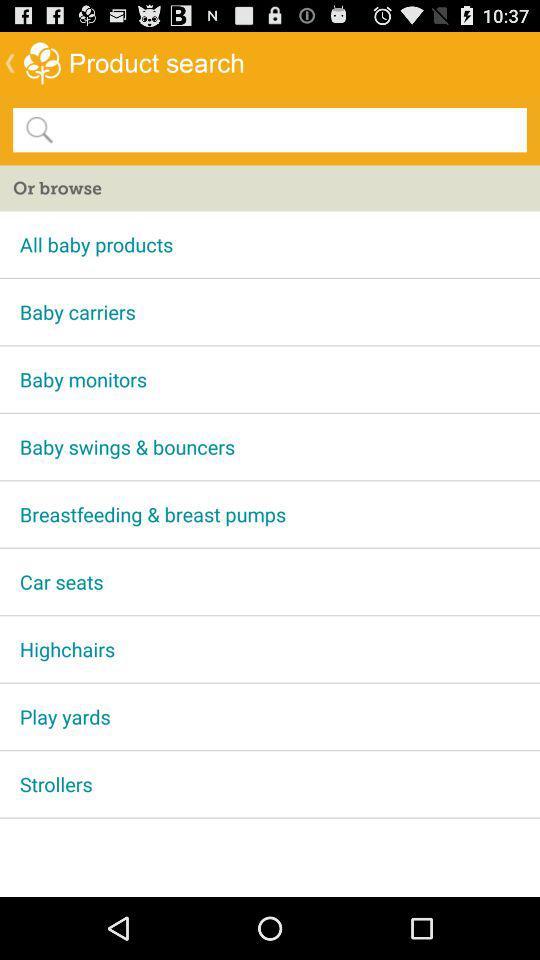  Describe the element at coordinates (270, 243) in the screenshot. I see `the all baby products icon` at that location.